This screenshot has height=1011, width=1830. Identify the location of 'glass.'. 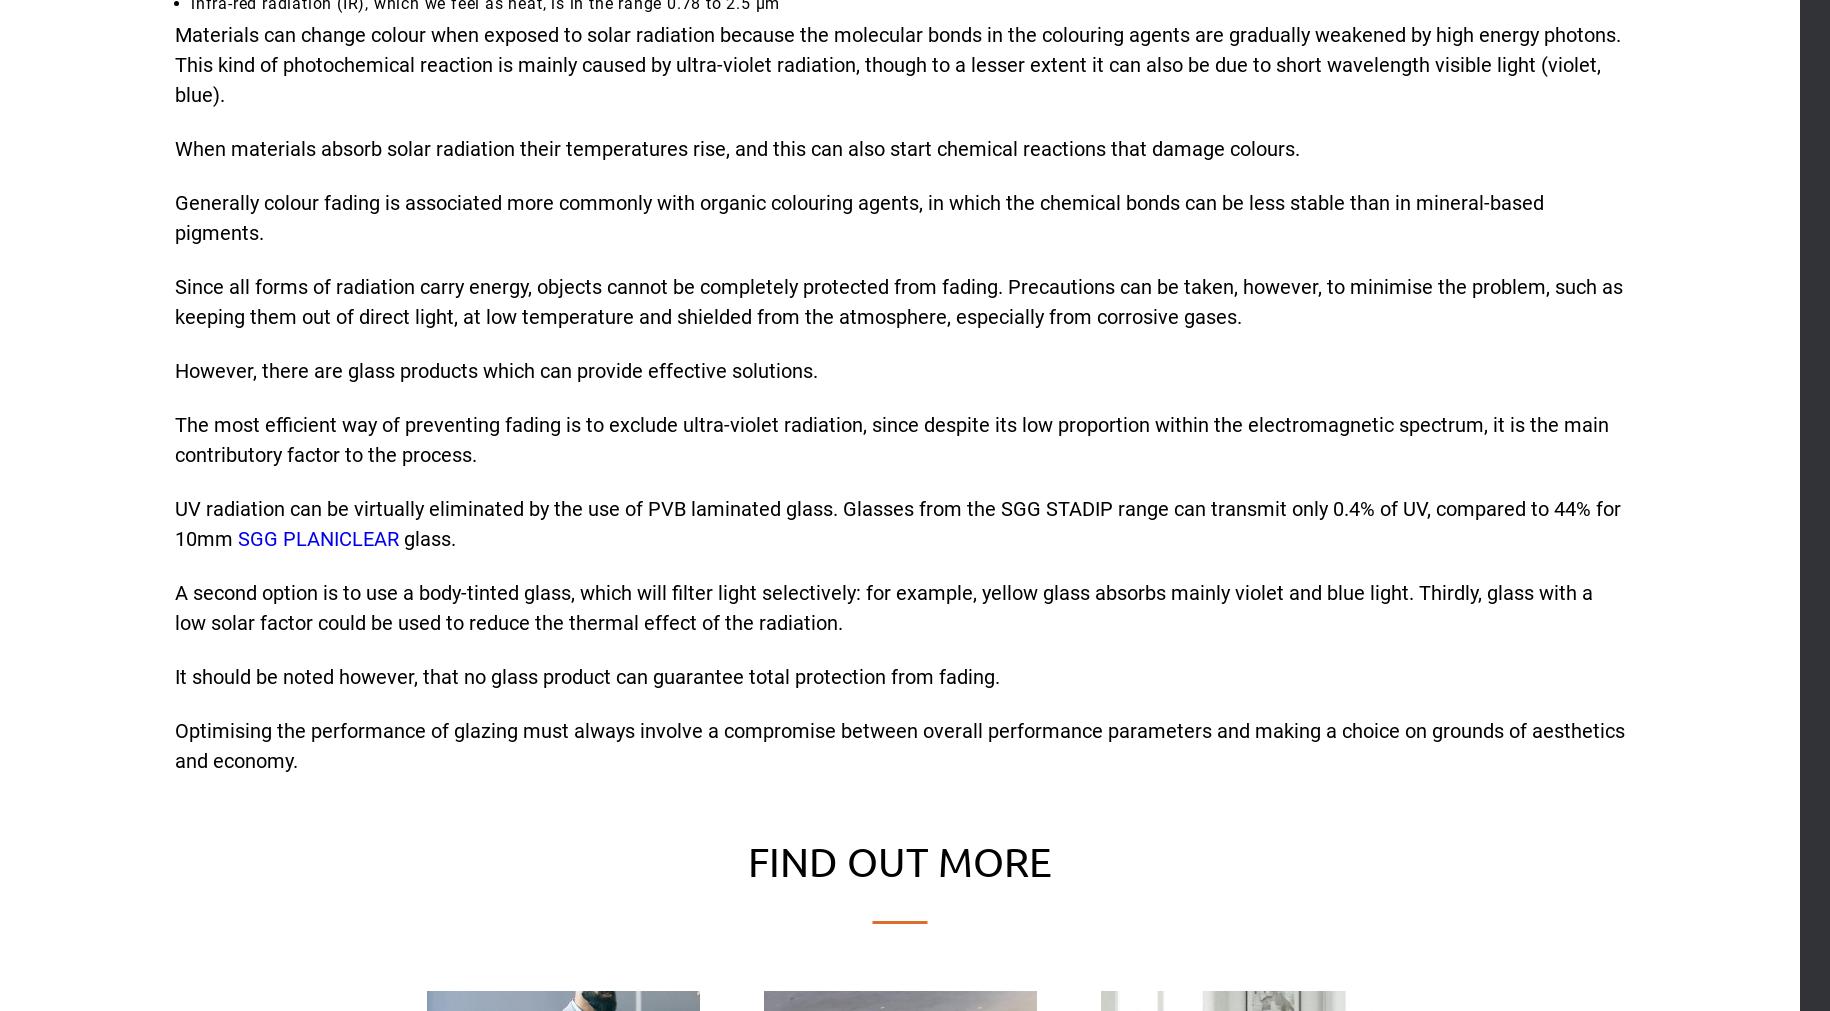
(426, 537).